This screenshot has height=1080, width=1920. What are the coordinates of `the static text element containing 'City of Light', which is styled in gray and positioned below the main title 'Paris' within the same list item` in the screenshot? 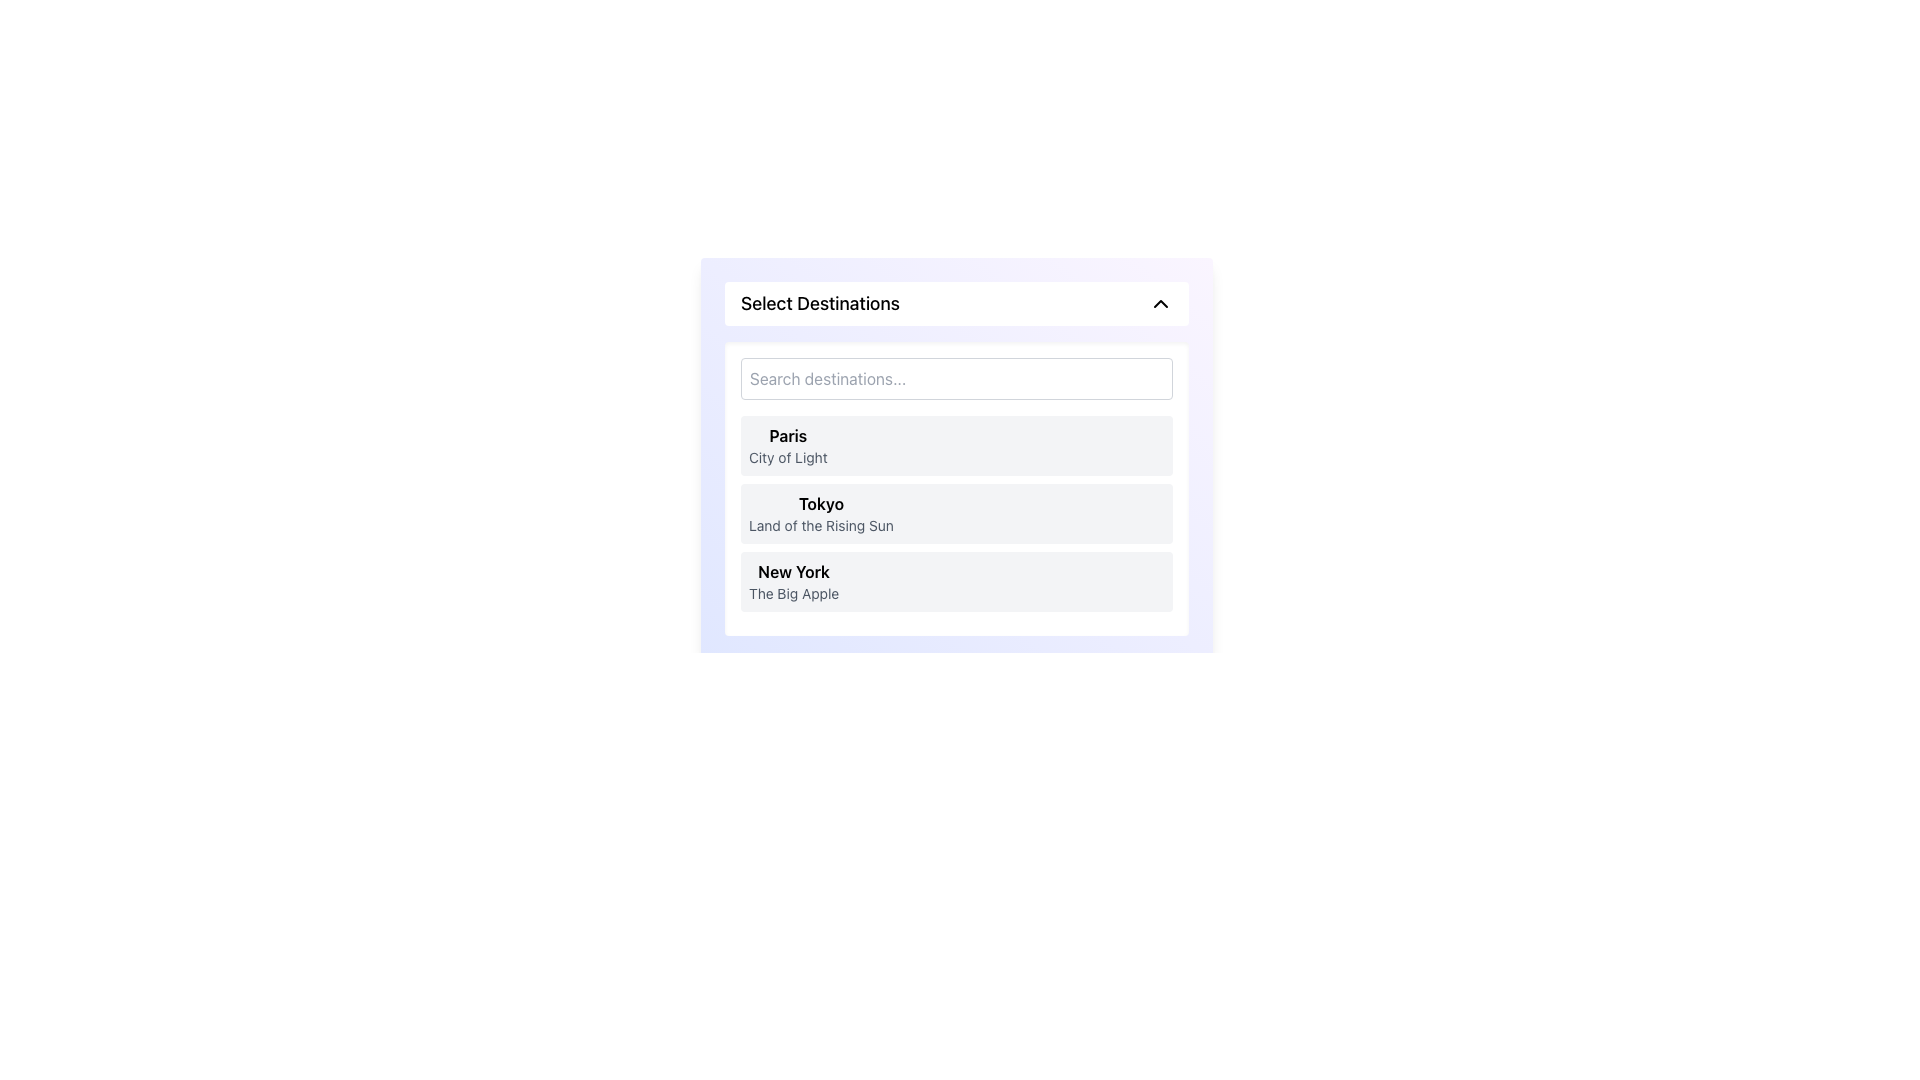 It's located at (787, 458).